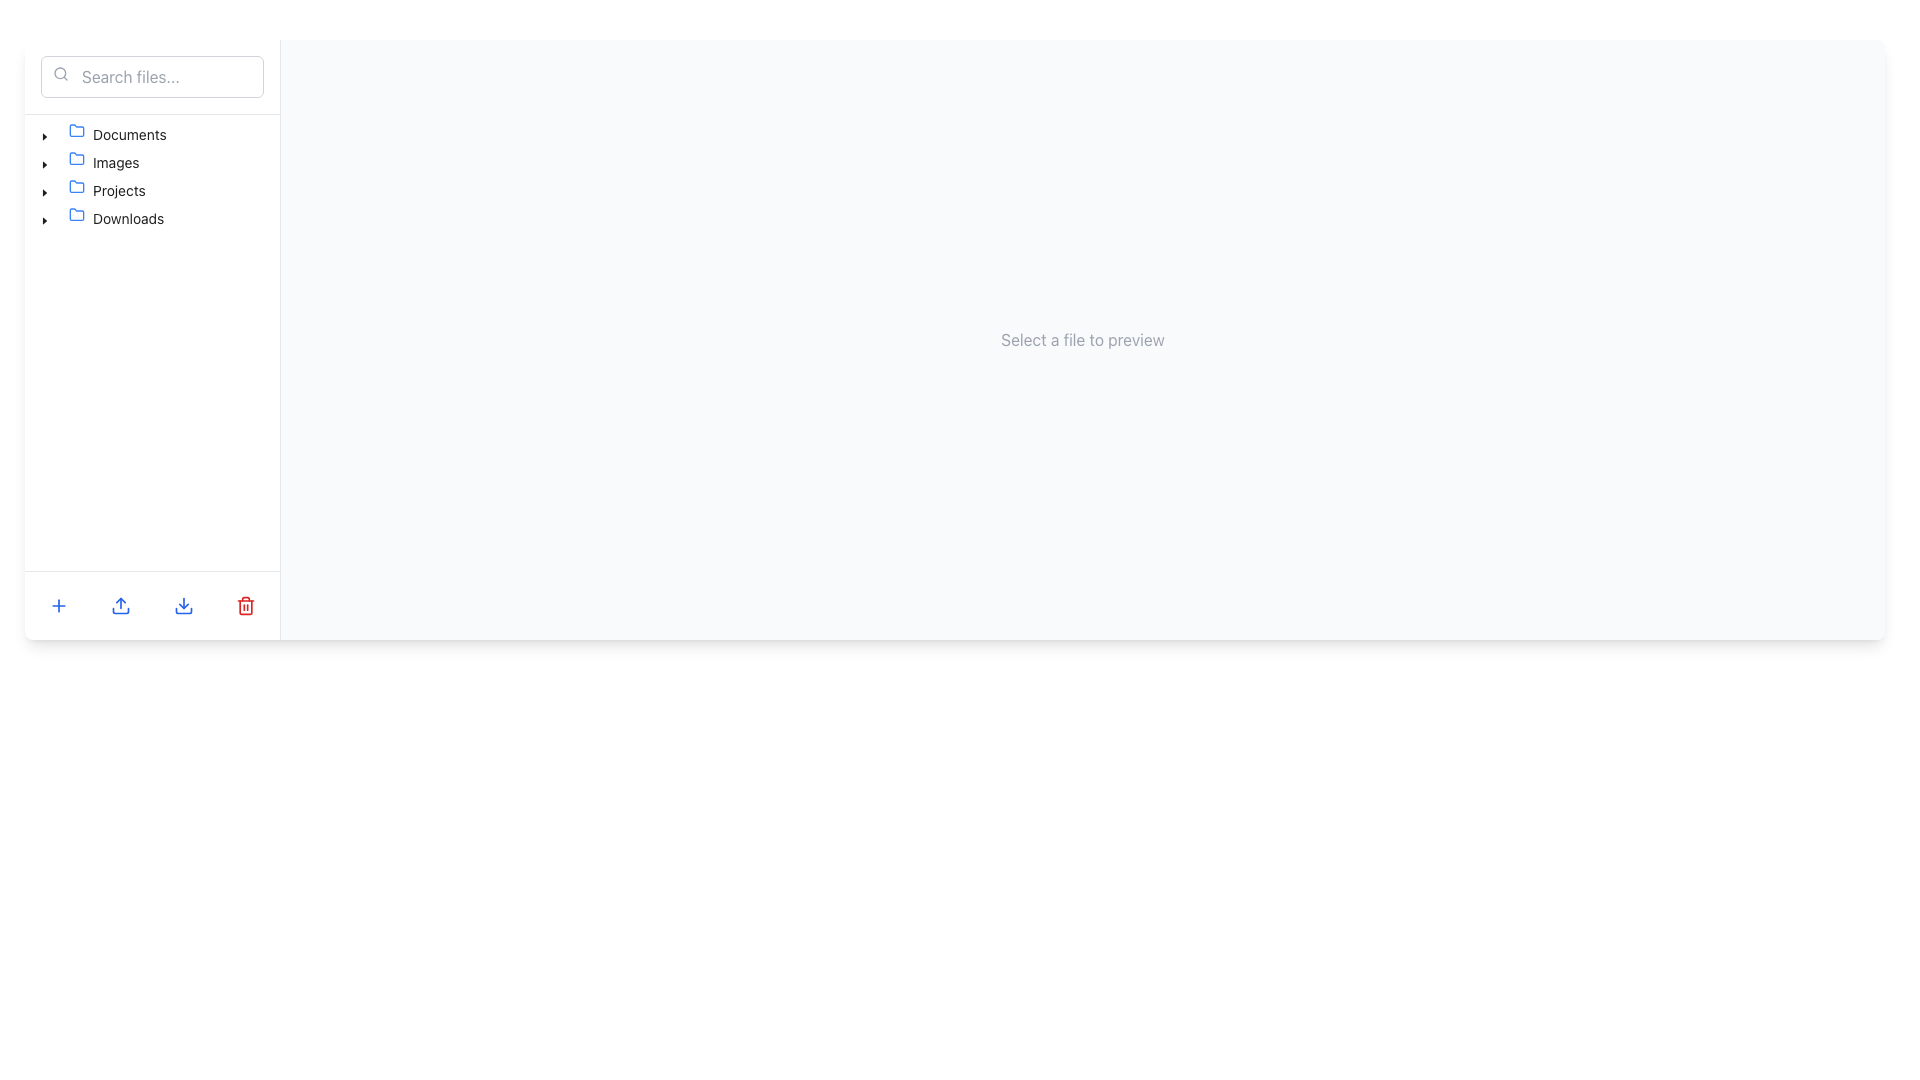 The width and height of the screenshot is (1920, 1080). What do you see at coordinates (76, 185) in the screenshot?
I see `the blue-colored folder icon with rounded corners, which is the third item in a vertical list adjacent to the 'Projects' label for navigation purposes` at bounding box center [76, 185].